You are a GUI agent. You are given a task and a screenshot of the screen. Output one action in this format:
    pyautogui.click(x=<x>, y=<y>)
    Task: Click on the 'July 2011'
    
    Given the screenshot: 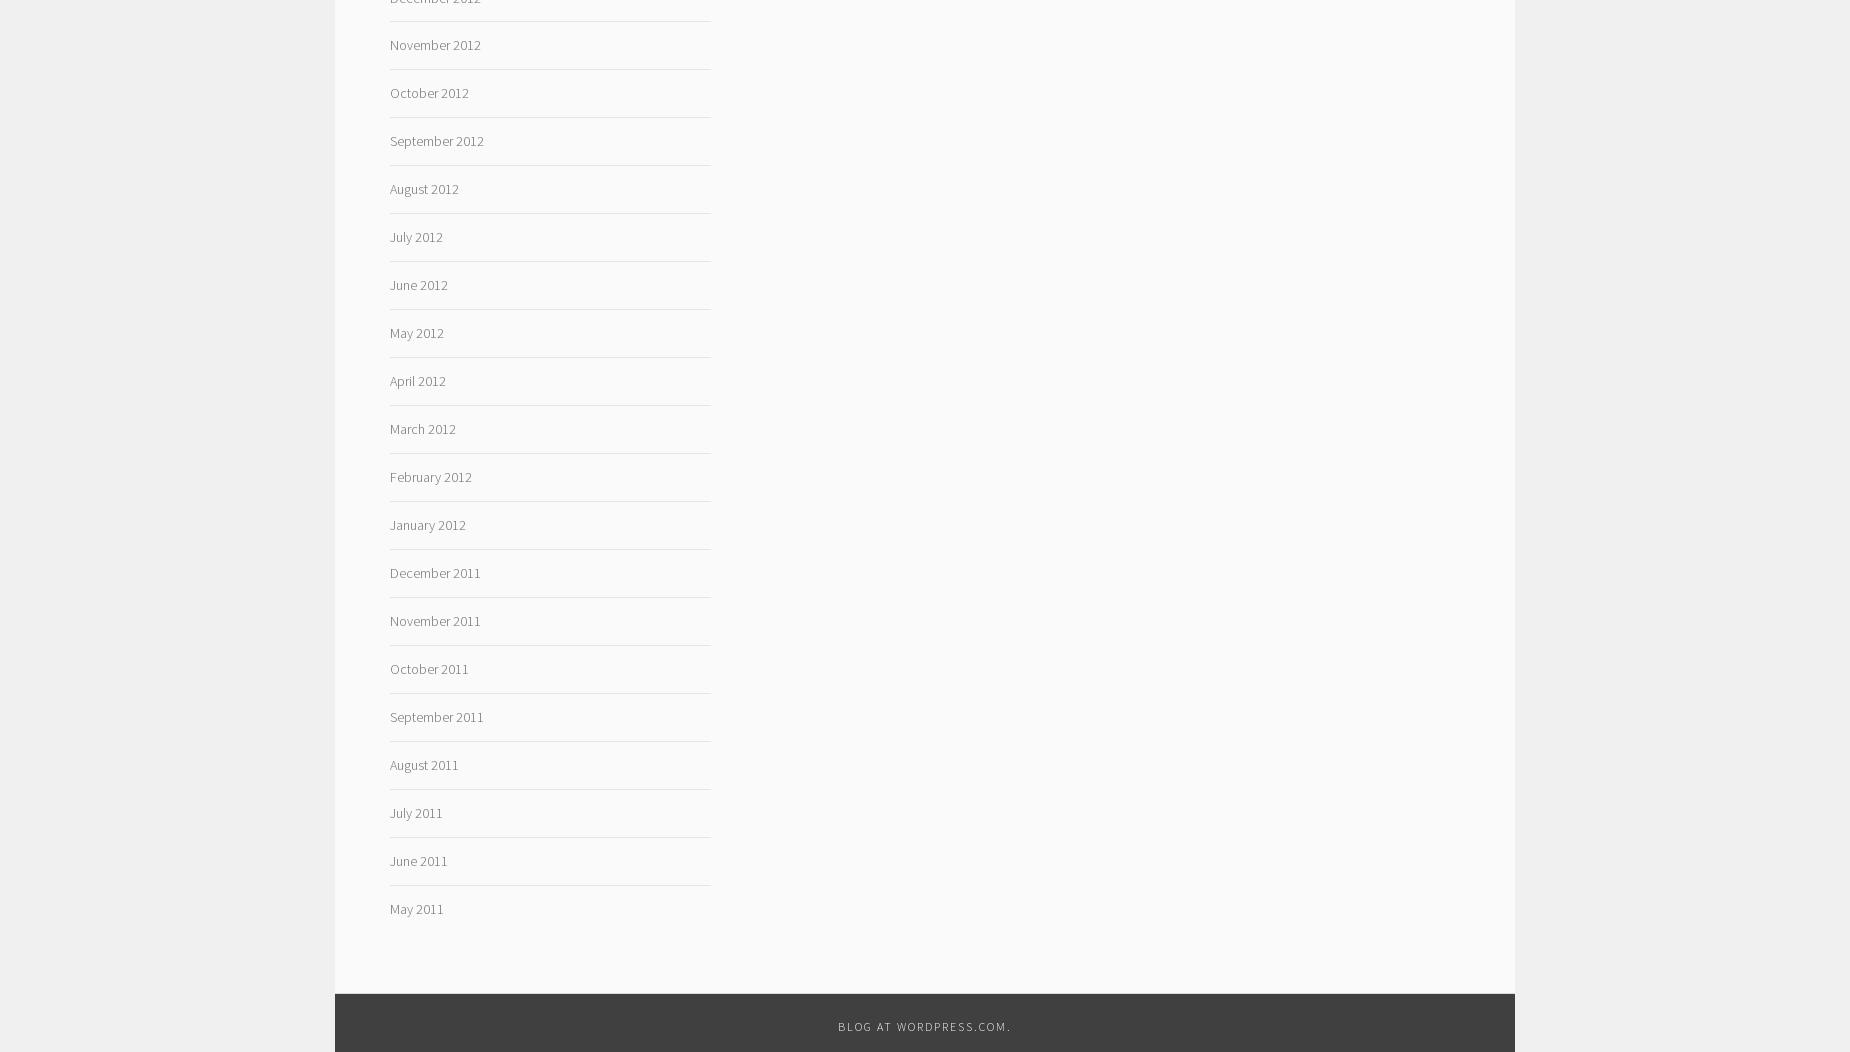 What is the action you would take?
    pyautogui.click(x=388, y=812)
    